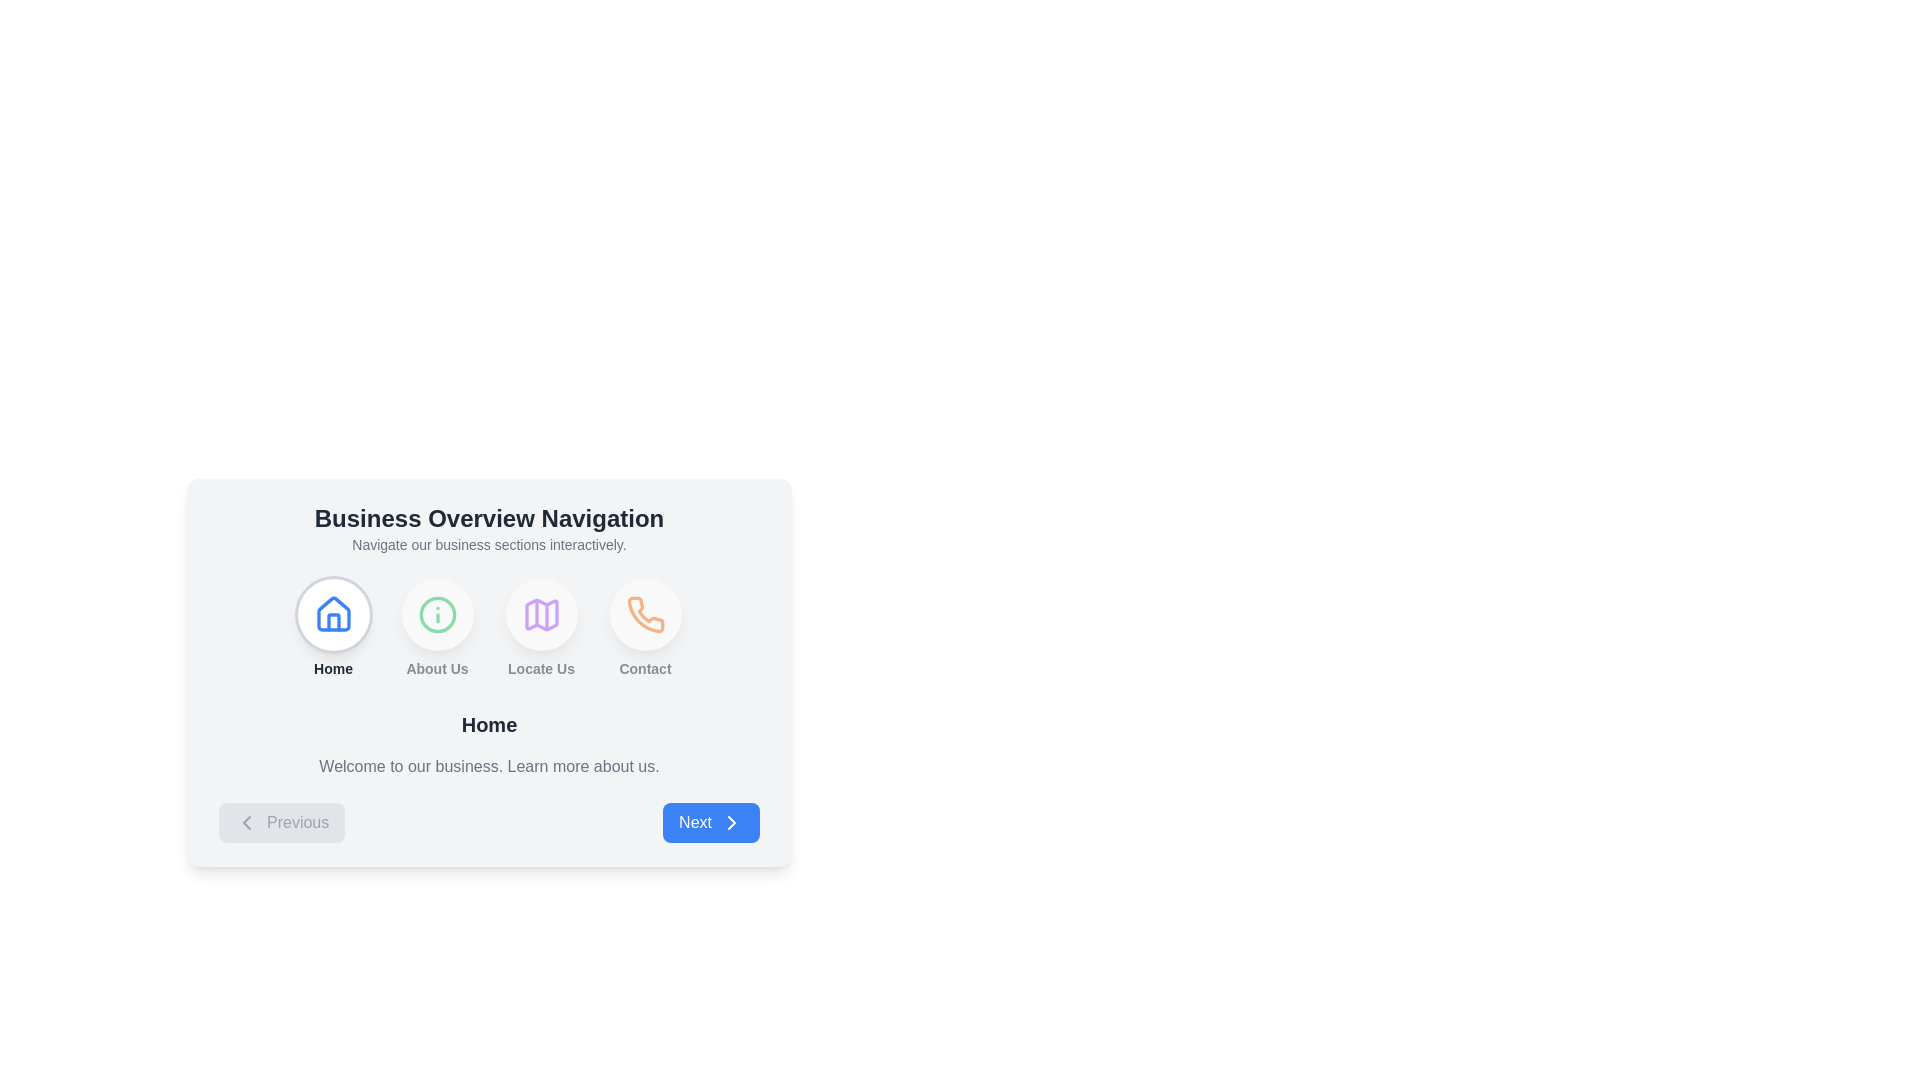 The height and width of the screenshot is (1080, 1920). Describe the element at coordinates (333, 613) in the screenshot. I see `the first circular navigation button in the horizontal list` at that location.